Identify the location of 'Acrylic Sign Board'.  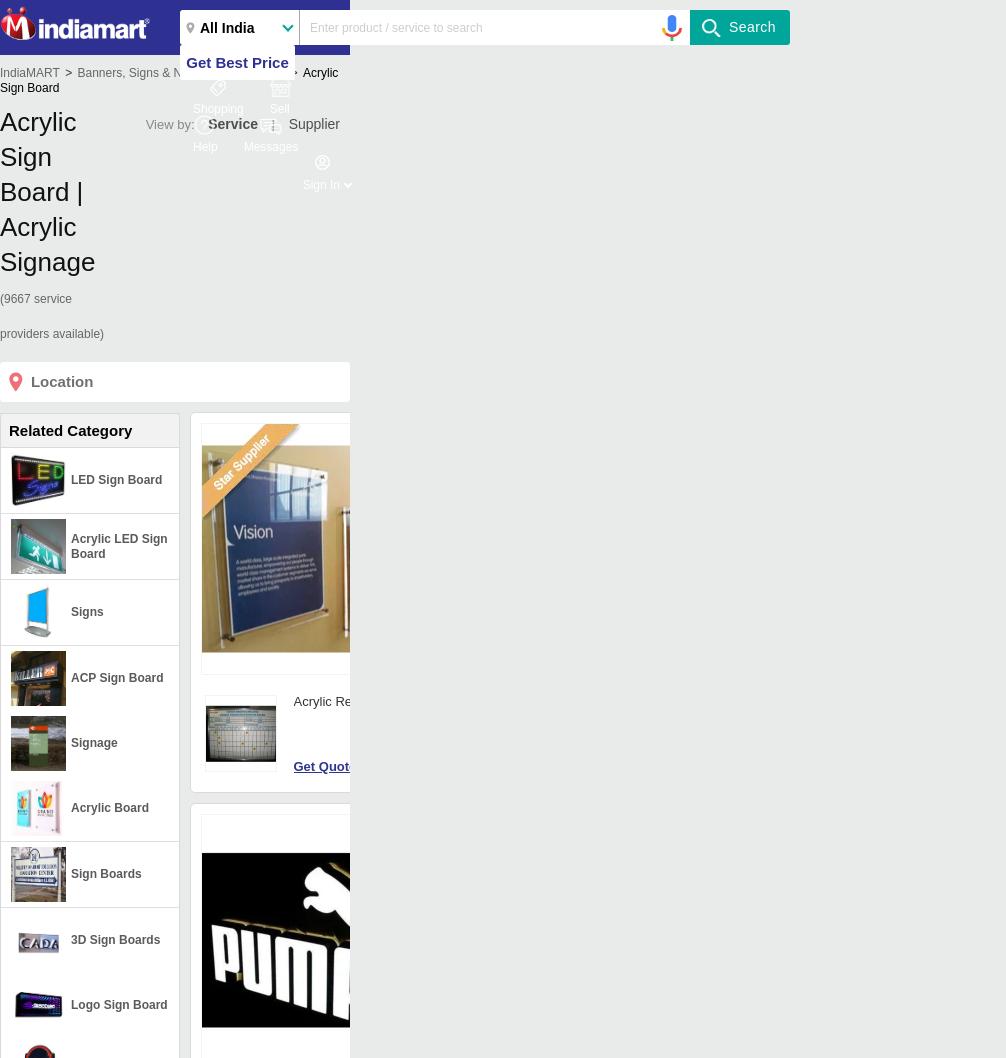
(0, 80).